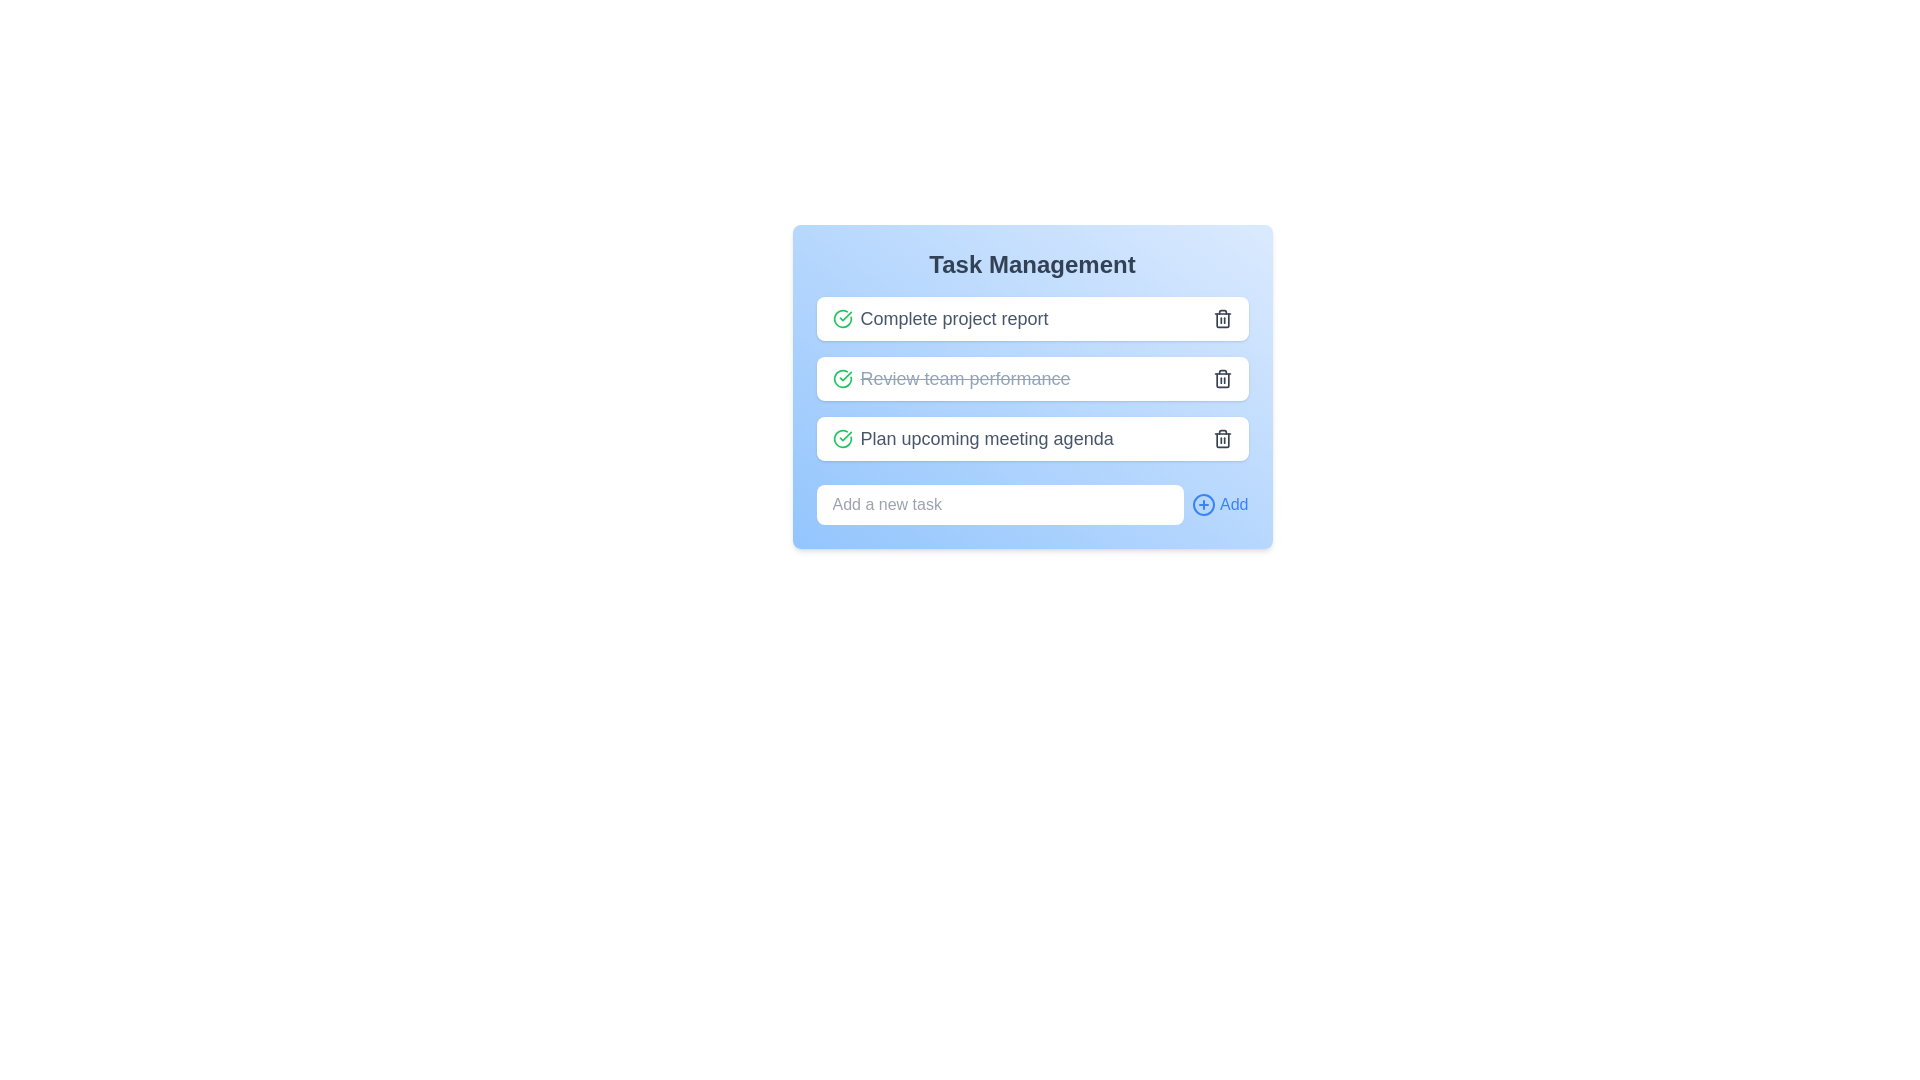  Describe the element at coordinates (1221, 380) in the screenshot. I see `the Trash body icon, which is a vertical rectangle with rounded corners located to the far right of the second task item, adjacent to the text 'Review team performance'` at that location.